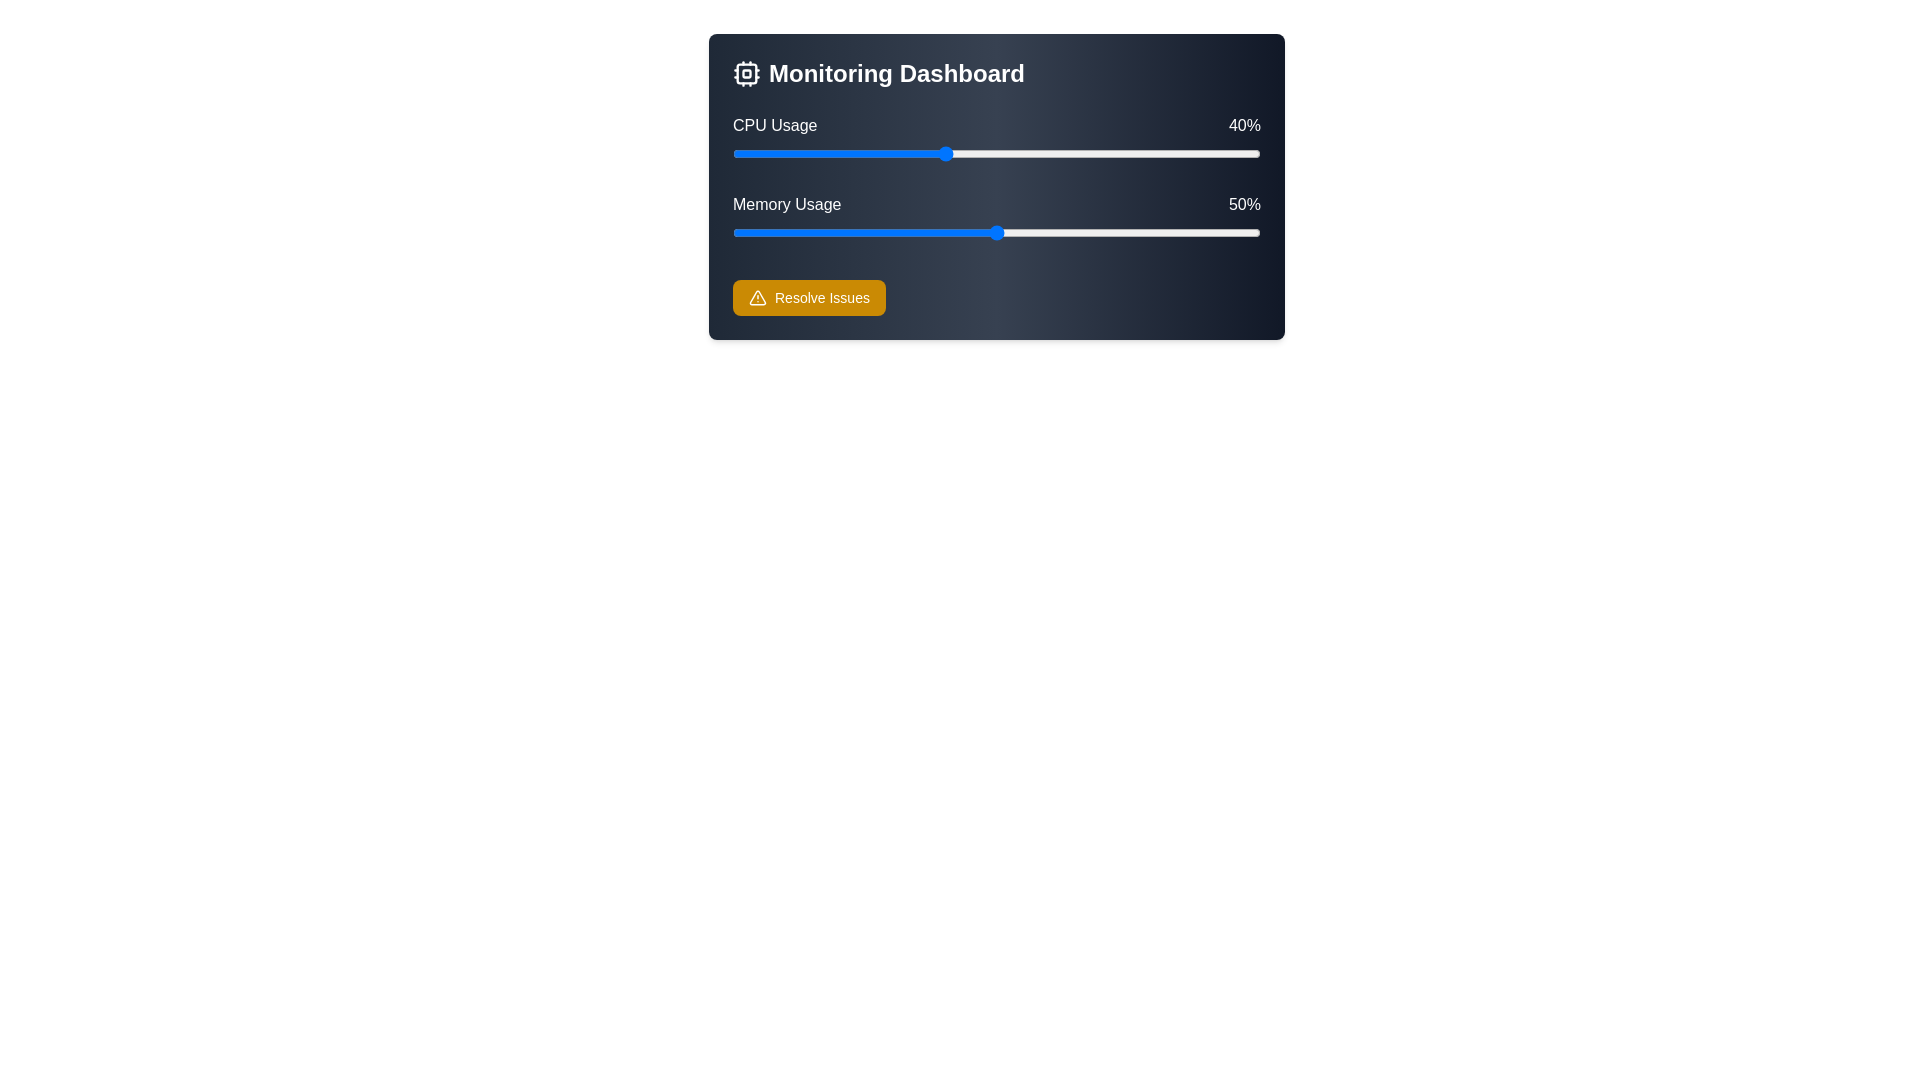  I want to click on the text label displaying '50%' which indicates memory usage, located at the right end of the horizontal layout in the monitoring dashboard, so click(1243, 204).